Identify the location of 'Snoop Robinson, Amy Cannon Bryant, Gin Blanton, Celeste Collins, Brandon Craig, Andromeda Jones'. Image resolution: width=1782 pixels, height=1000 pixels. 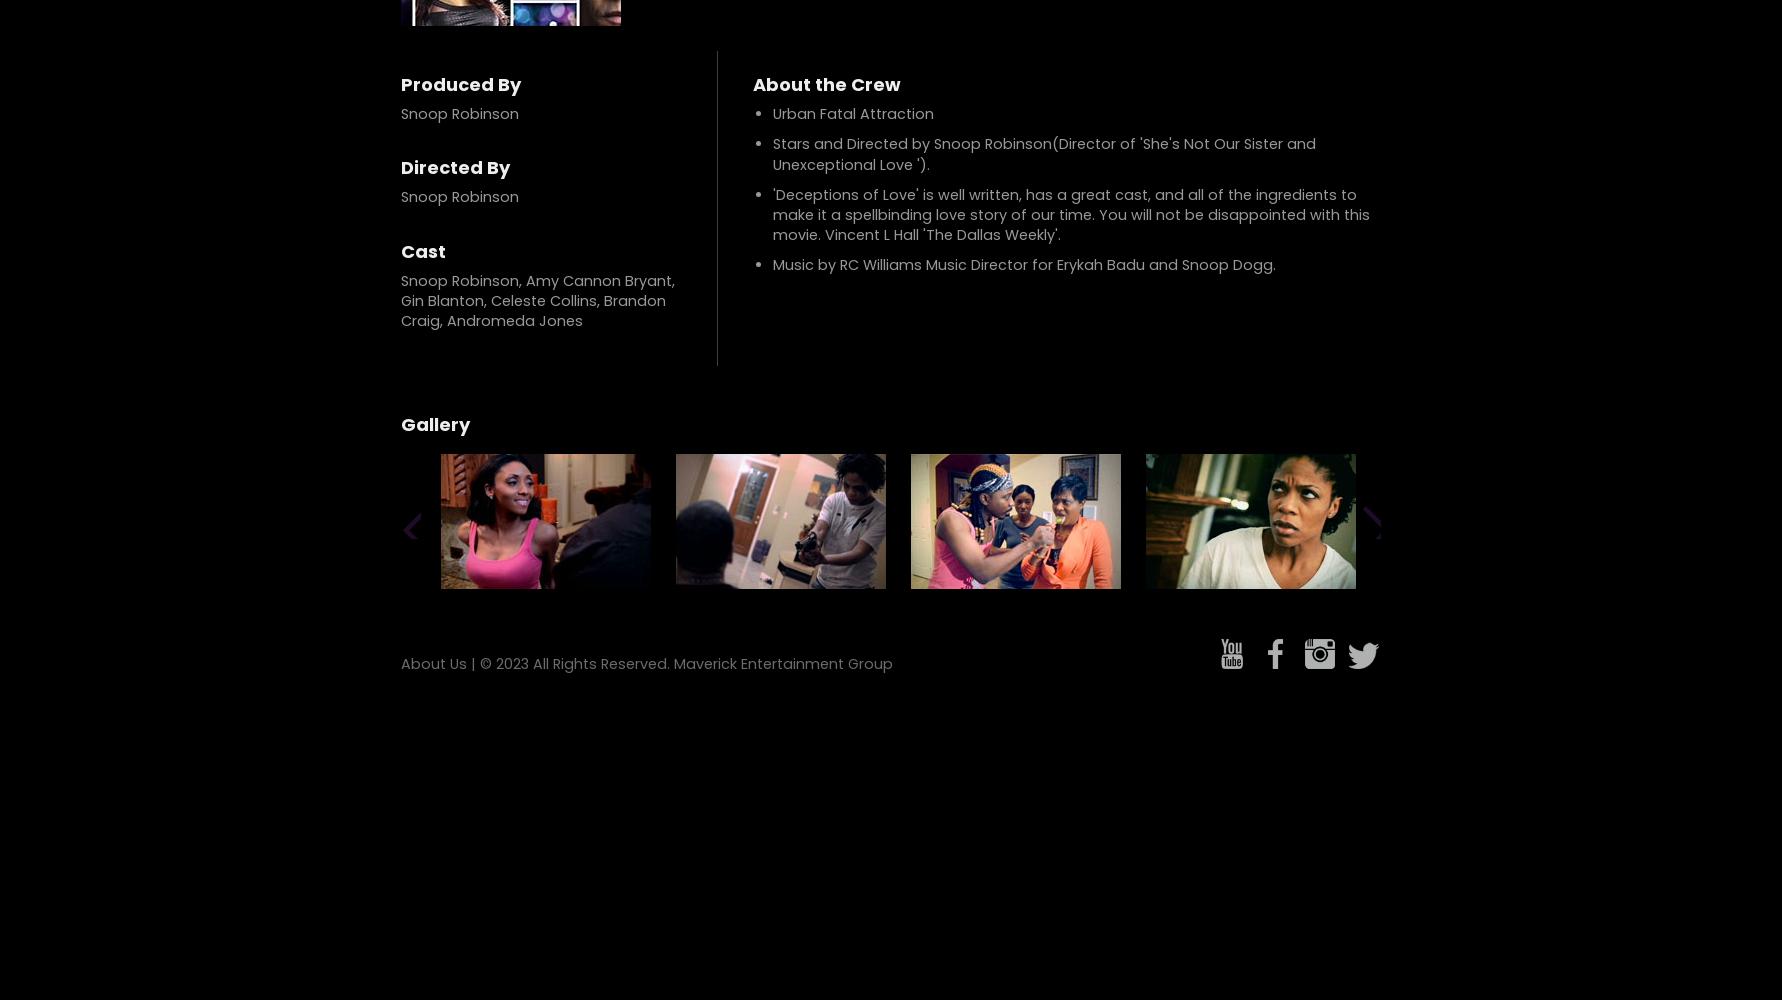
(400, 300).